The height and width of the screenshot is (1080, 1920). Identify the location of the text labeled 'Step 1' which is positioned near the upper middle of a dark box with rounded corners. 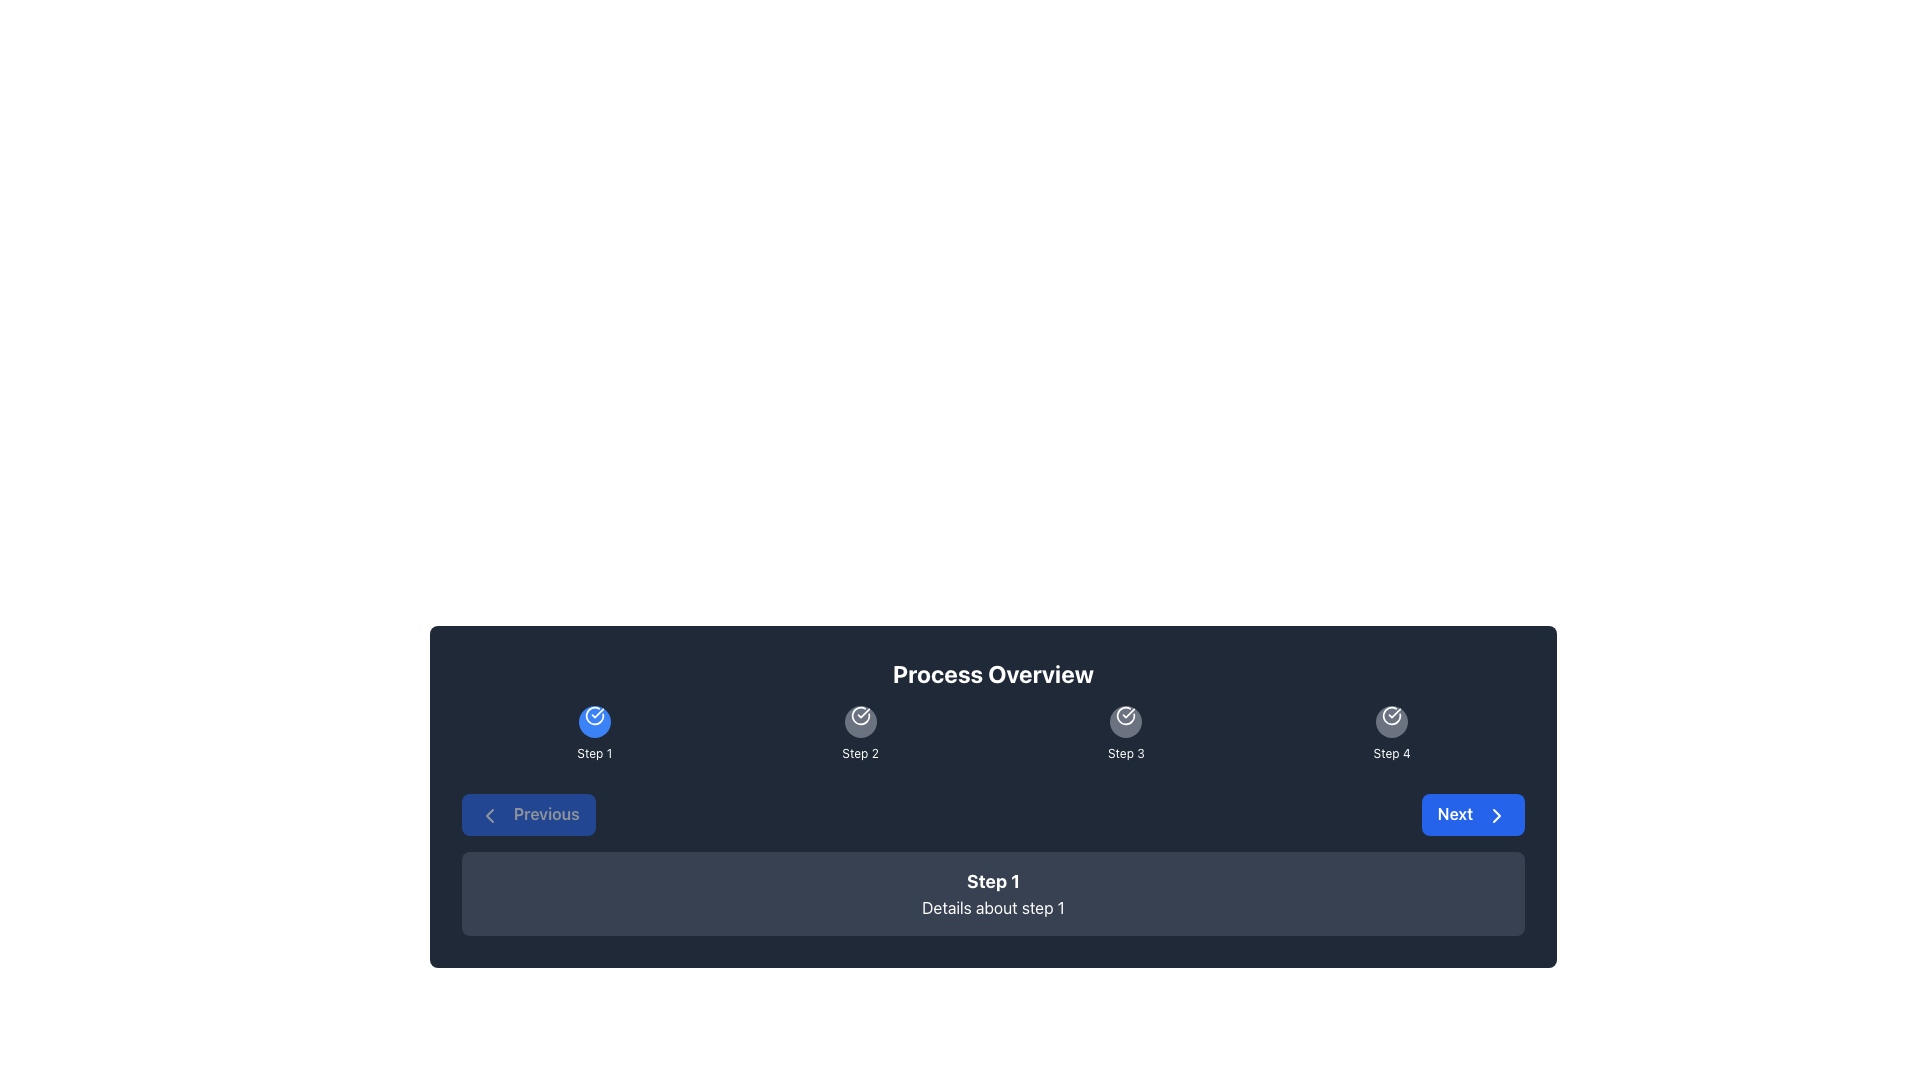
(993, 880).